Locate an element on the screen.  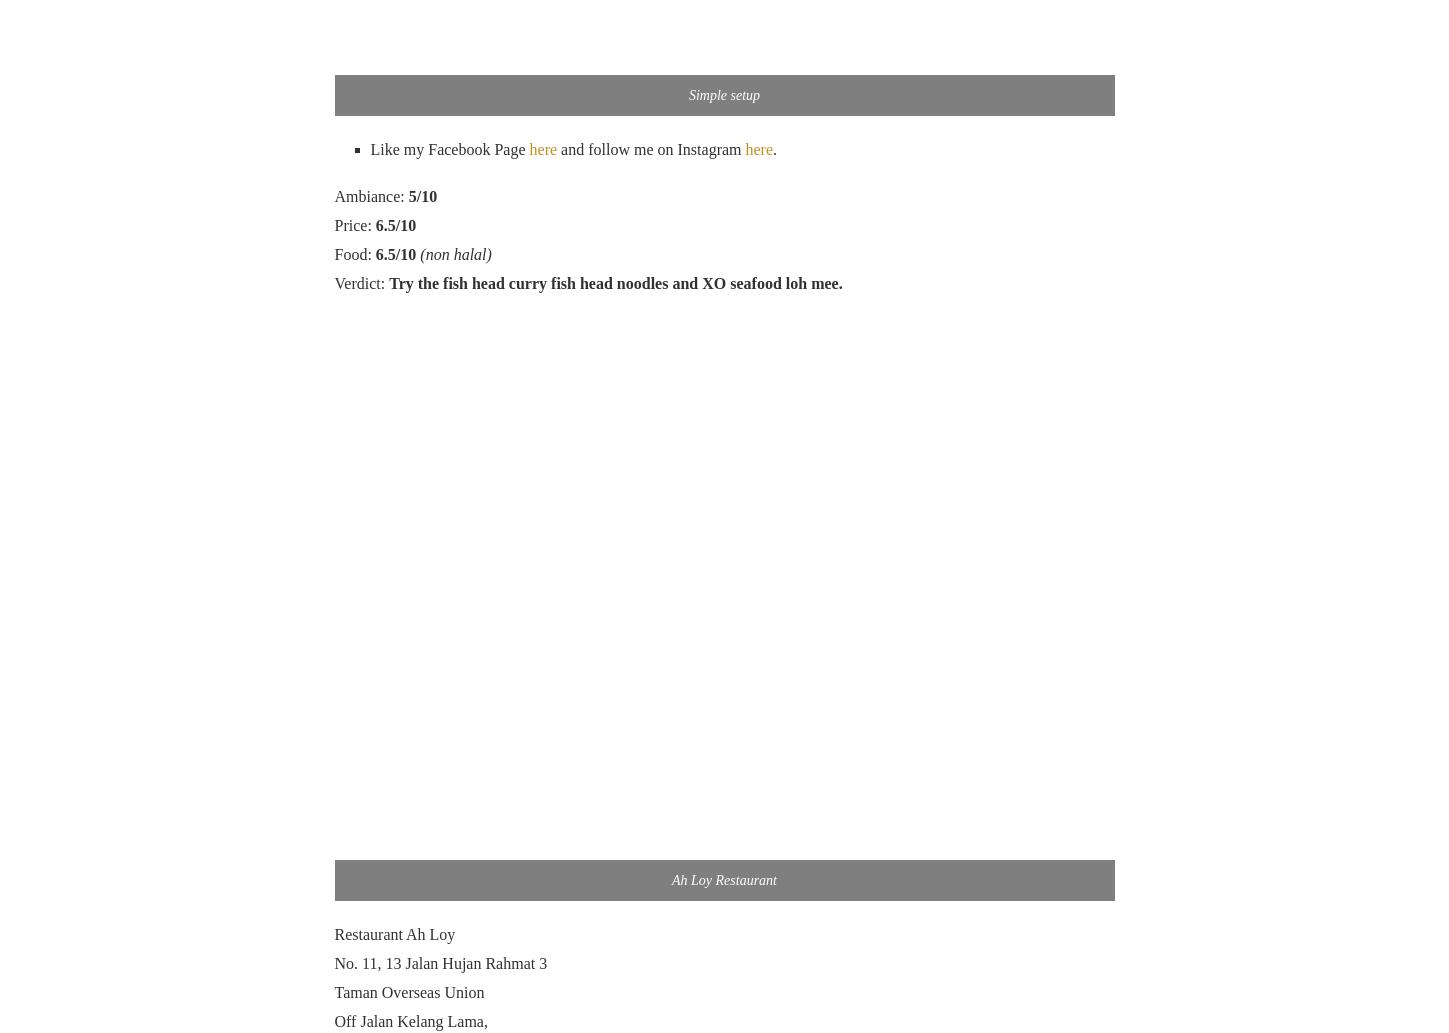
'Price:' is located at coordinates (353, 224).